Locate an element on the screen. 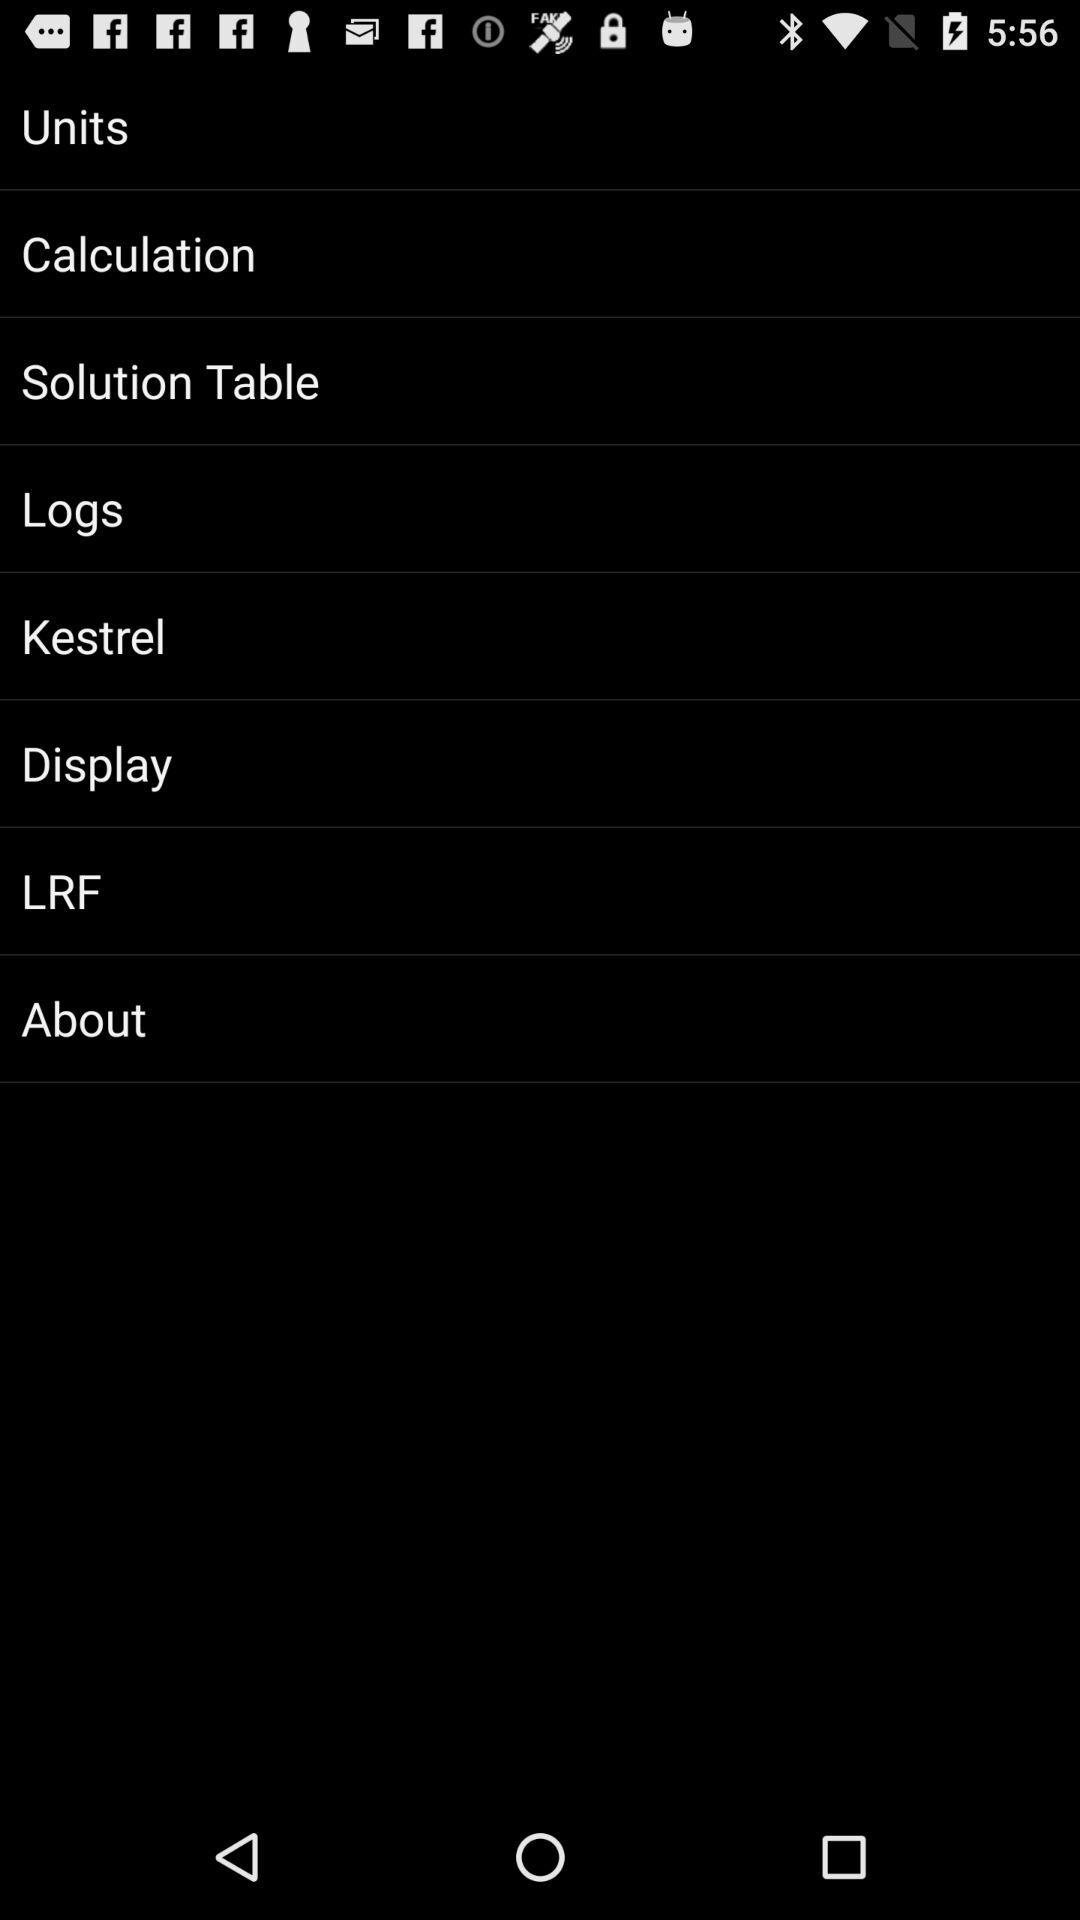 This screenshot has width=1080, height=1920. app above the calculation icon is located at coordinates (540, 124).